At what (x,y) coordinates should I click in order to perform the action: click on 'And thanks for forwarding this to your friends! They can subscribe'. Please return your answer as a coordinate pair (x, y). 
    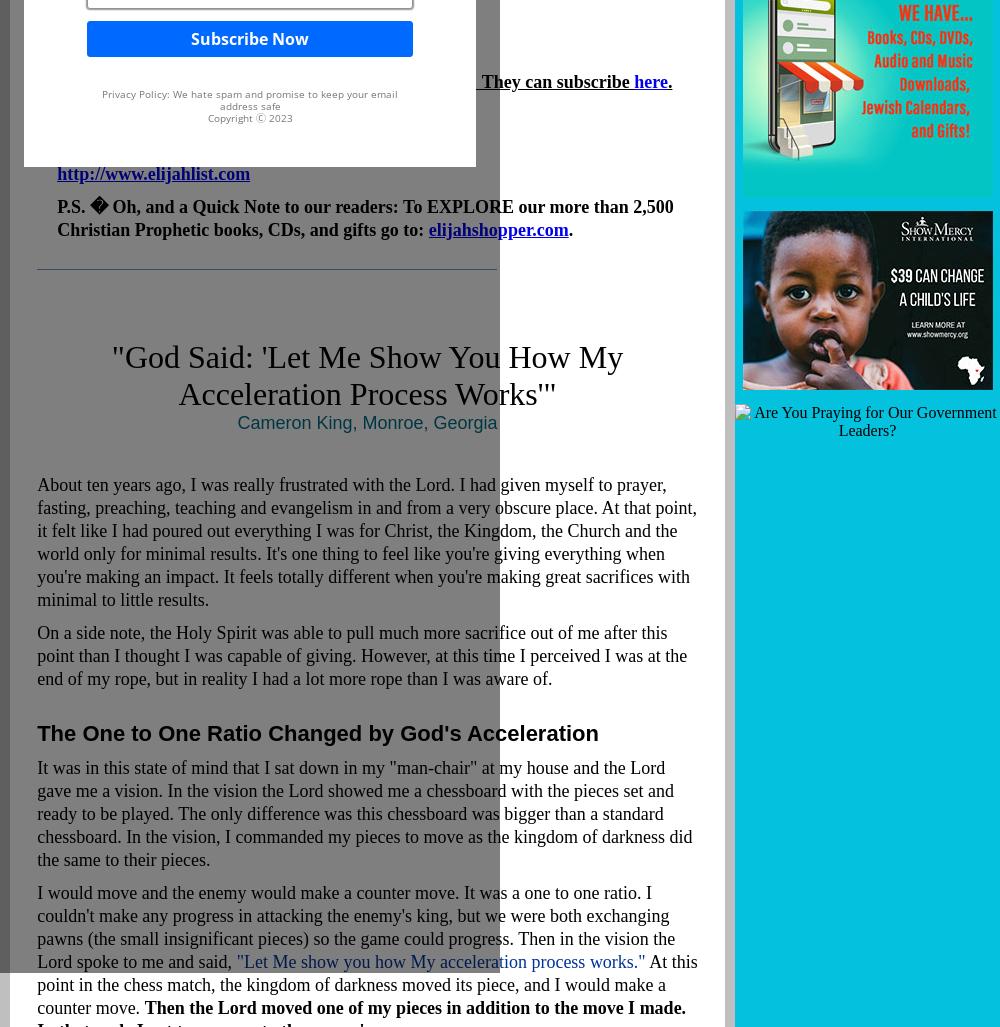
    Looking at the image, I should click on (111, 80).